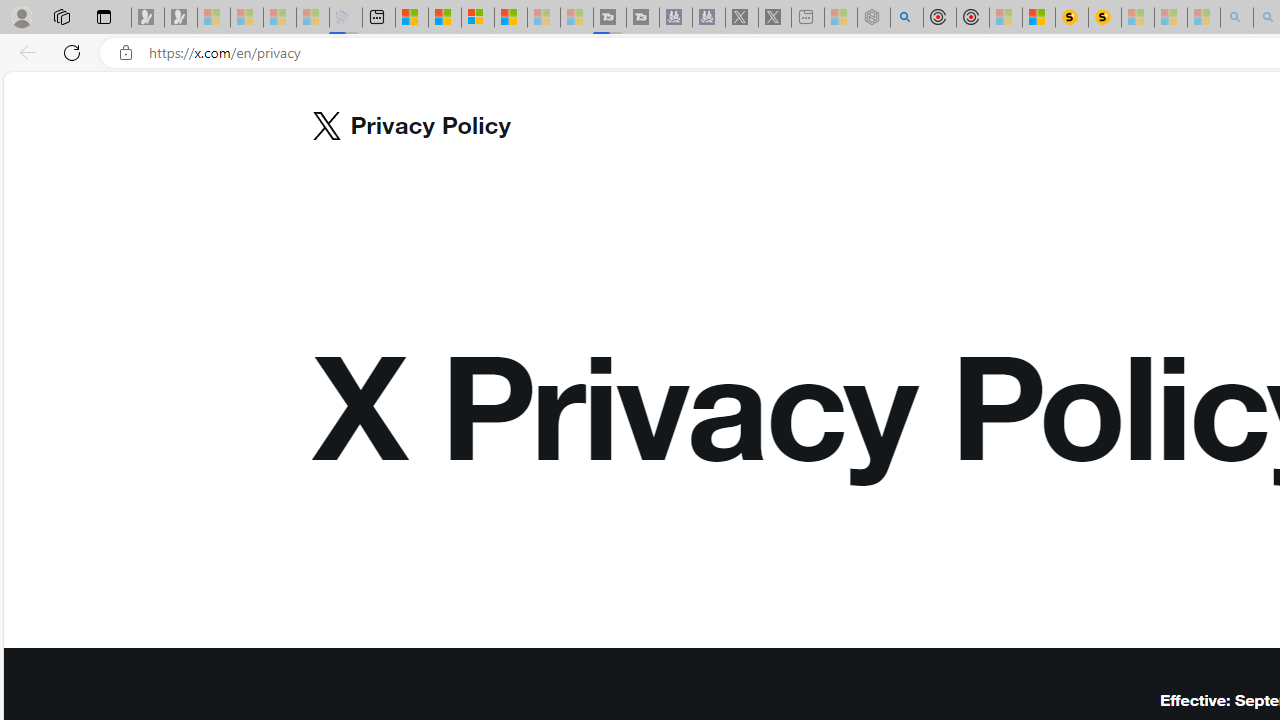 The width and height of the screenshot is (1280, 720). I want to click on 'Michelle Starr, Senior Journalist at ScienceAlert', so click(1104, 17).